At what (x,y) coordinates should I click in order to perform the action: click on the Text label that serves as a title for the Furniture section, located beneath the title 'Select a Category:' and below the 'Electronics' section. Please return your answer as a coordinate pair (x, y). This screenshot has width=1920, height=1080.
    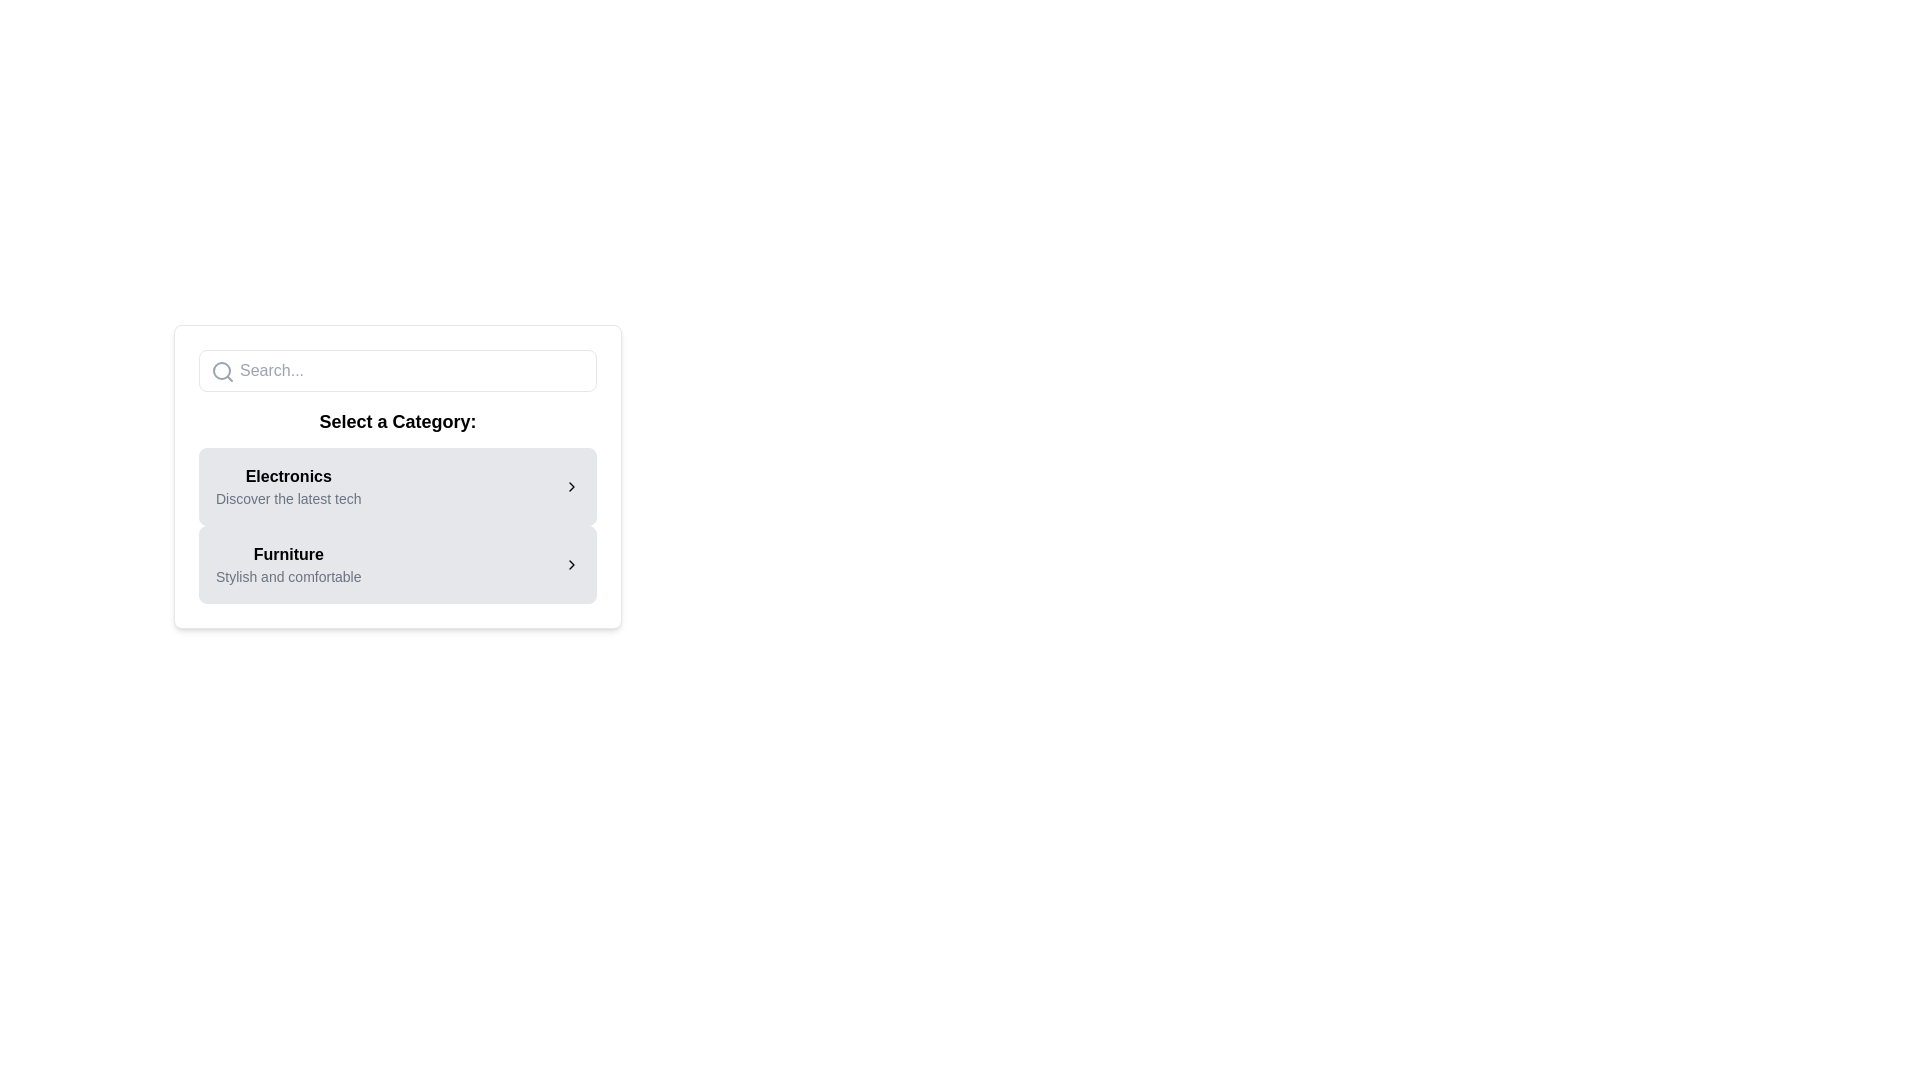
    Looking at the image, I should click on (287, 555).